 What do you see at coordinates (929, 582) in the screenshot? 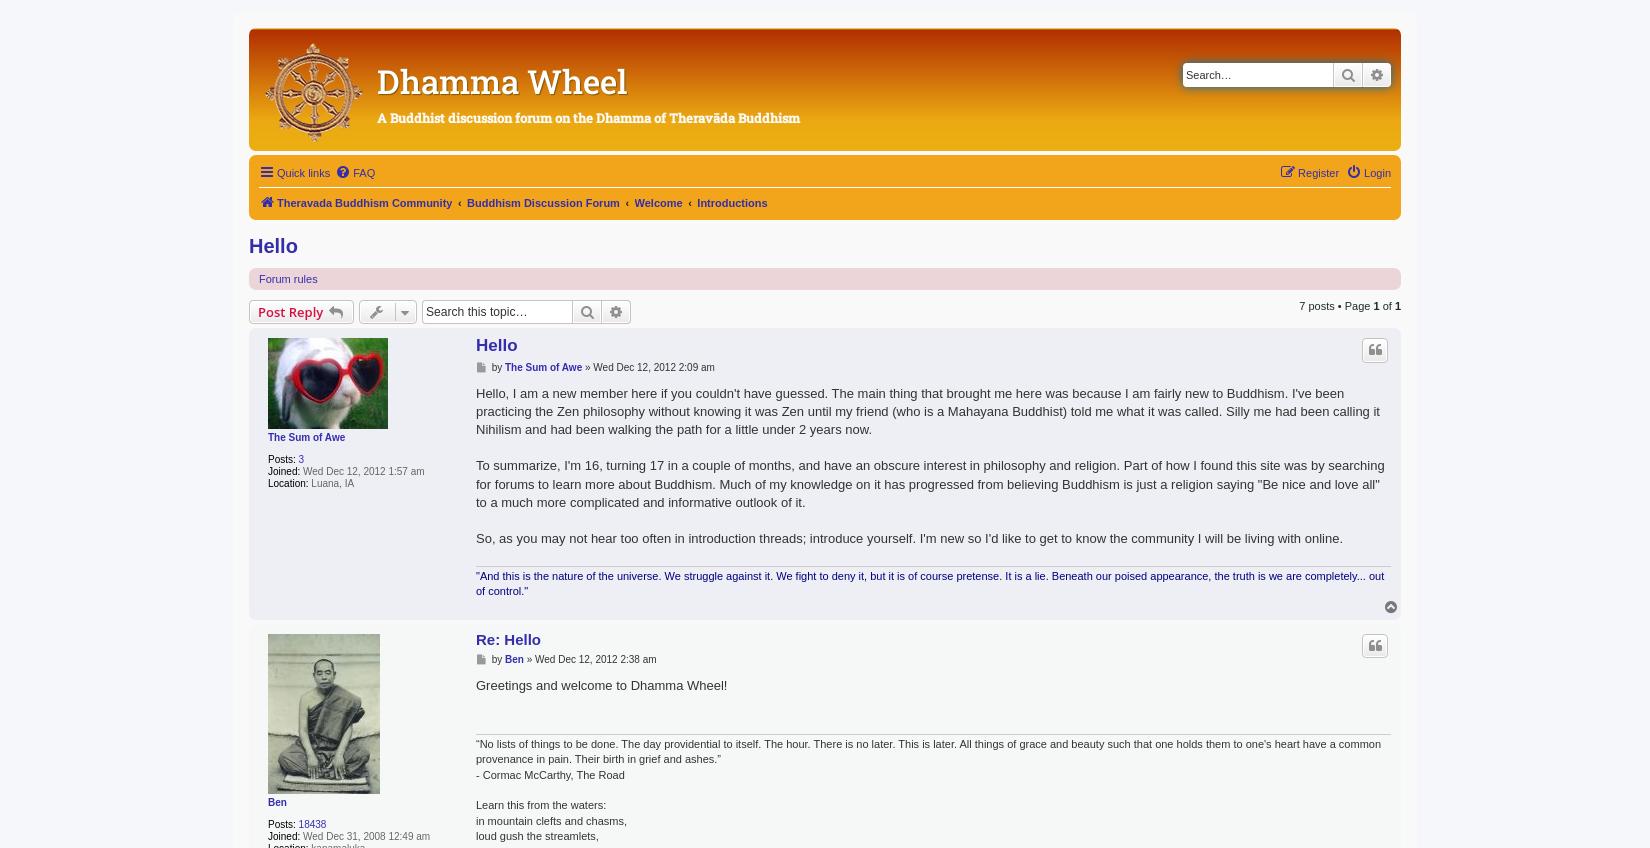
I see `'"And this is the nature of the universe. We struggle against it. We fight to deny it, but it is of course pretense. It is a lie. Beneath our poised appearance, the truth is we are completely... out of control."'` at bounding box center [929, 582].